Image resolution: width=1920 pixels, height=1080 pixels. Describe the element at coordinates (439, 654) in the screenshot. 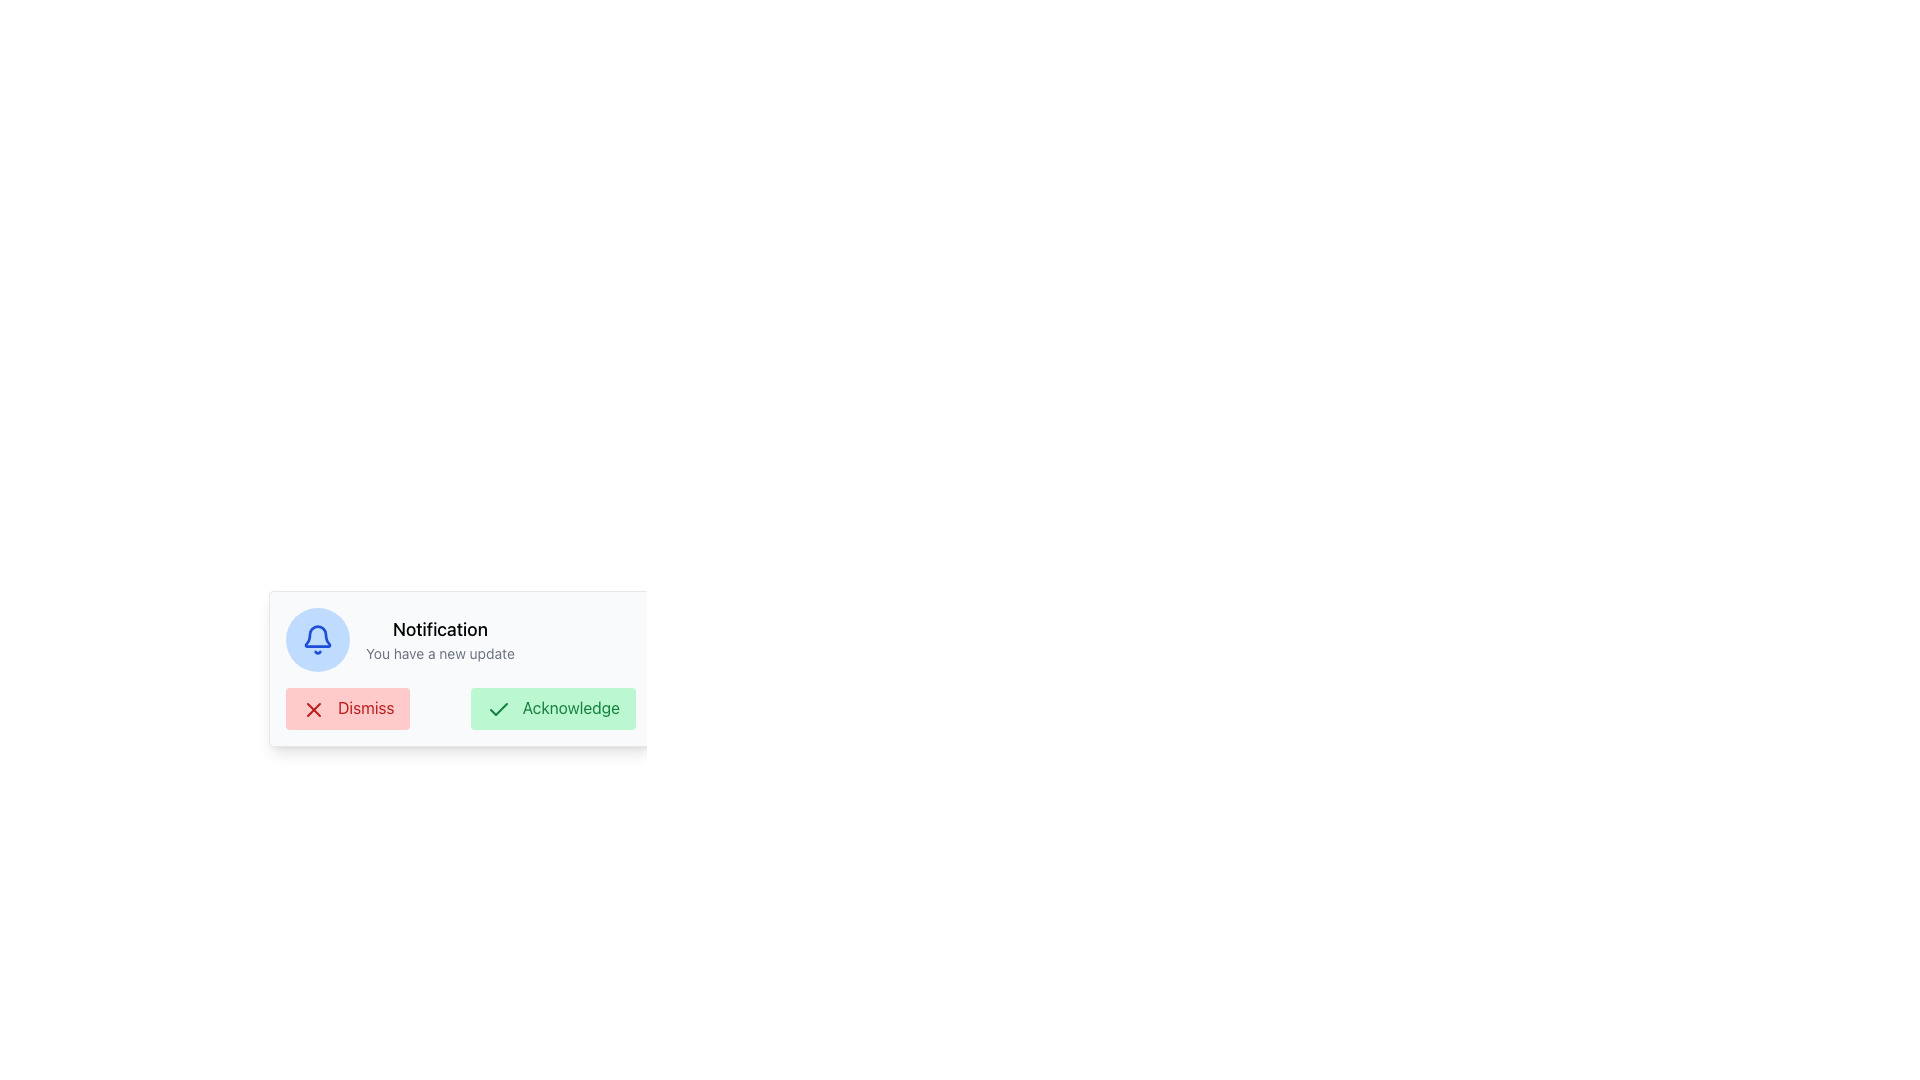

I see `the text label that reads 'You have a new update', which is styled in a small gray font and located under the 'Notification' heading in the notification card layout` at that location.